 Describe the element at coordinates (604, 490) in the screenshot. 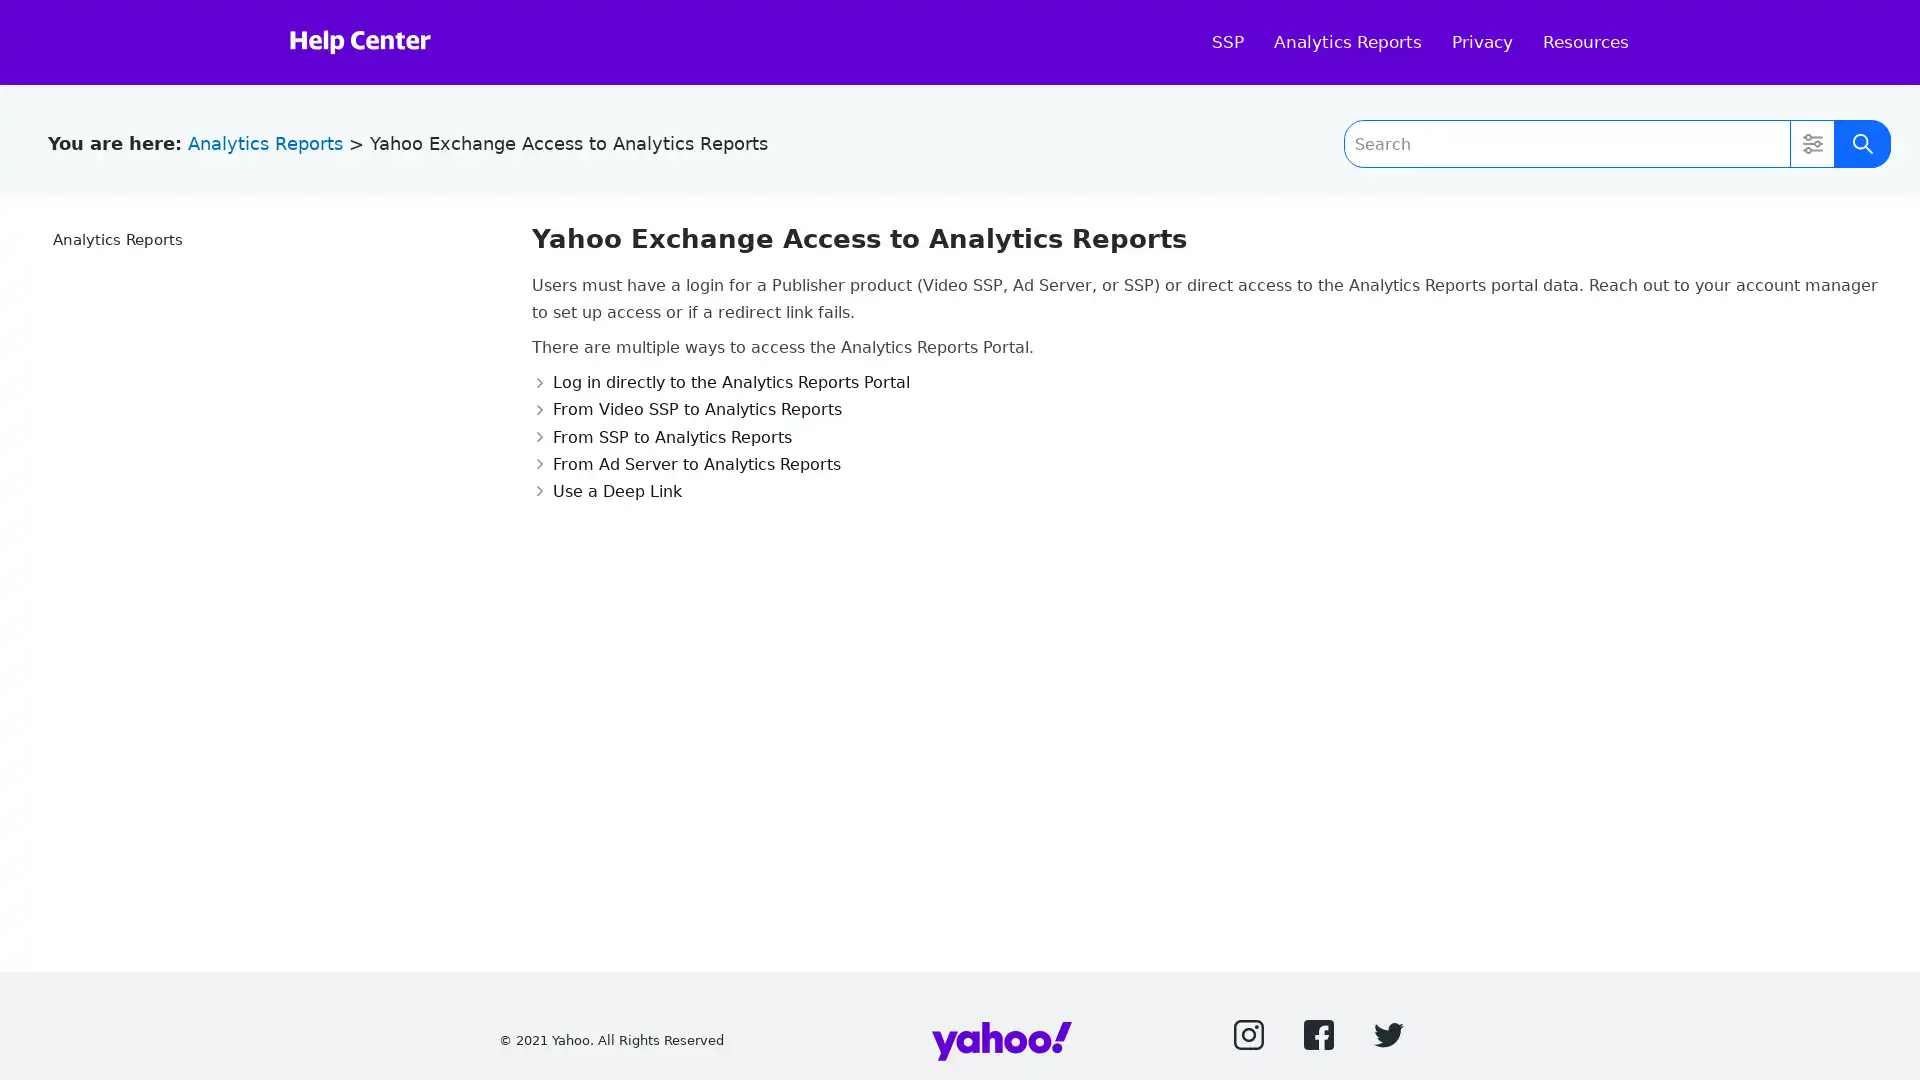

I see `Closed Use a Deep Link` at that location.